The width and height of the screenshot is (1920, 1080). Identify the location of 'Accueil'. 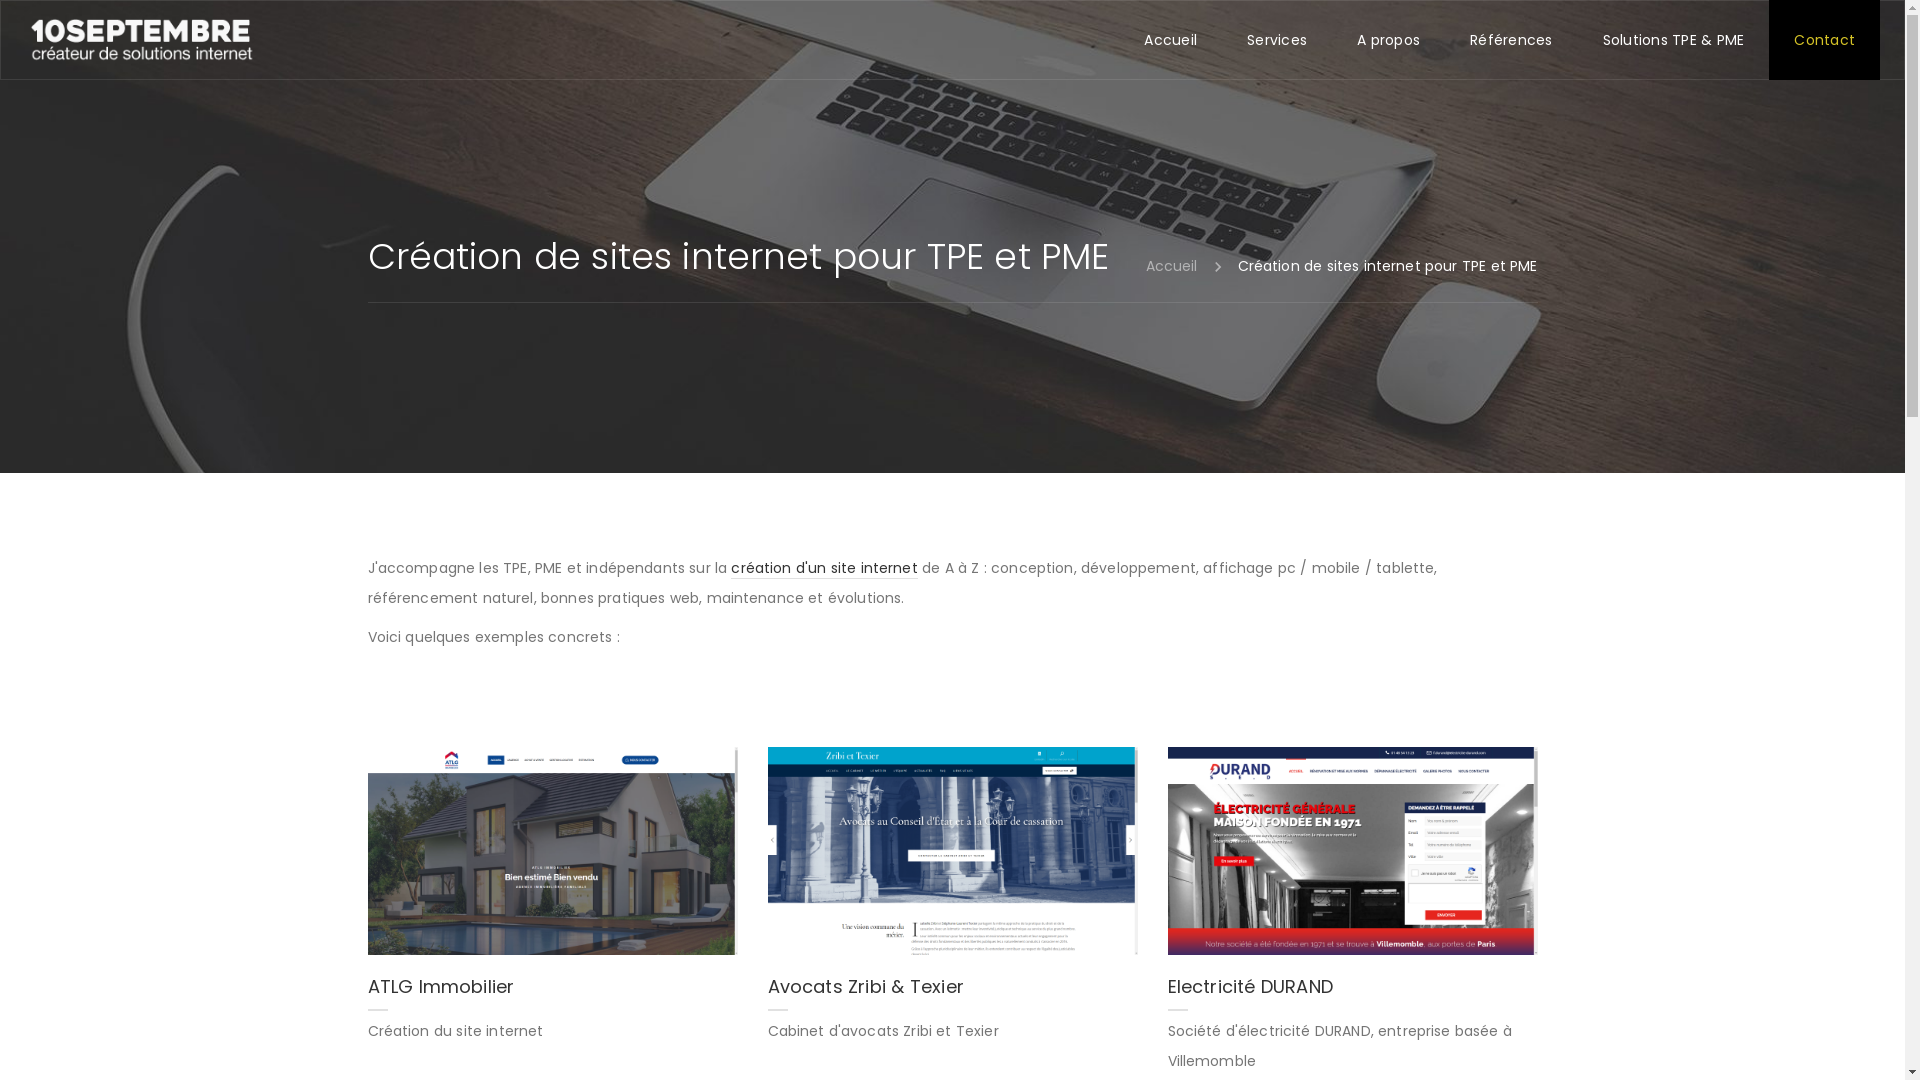
(1170, 39).